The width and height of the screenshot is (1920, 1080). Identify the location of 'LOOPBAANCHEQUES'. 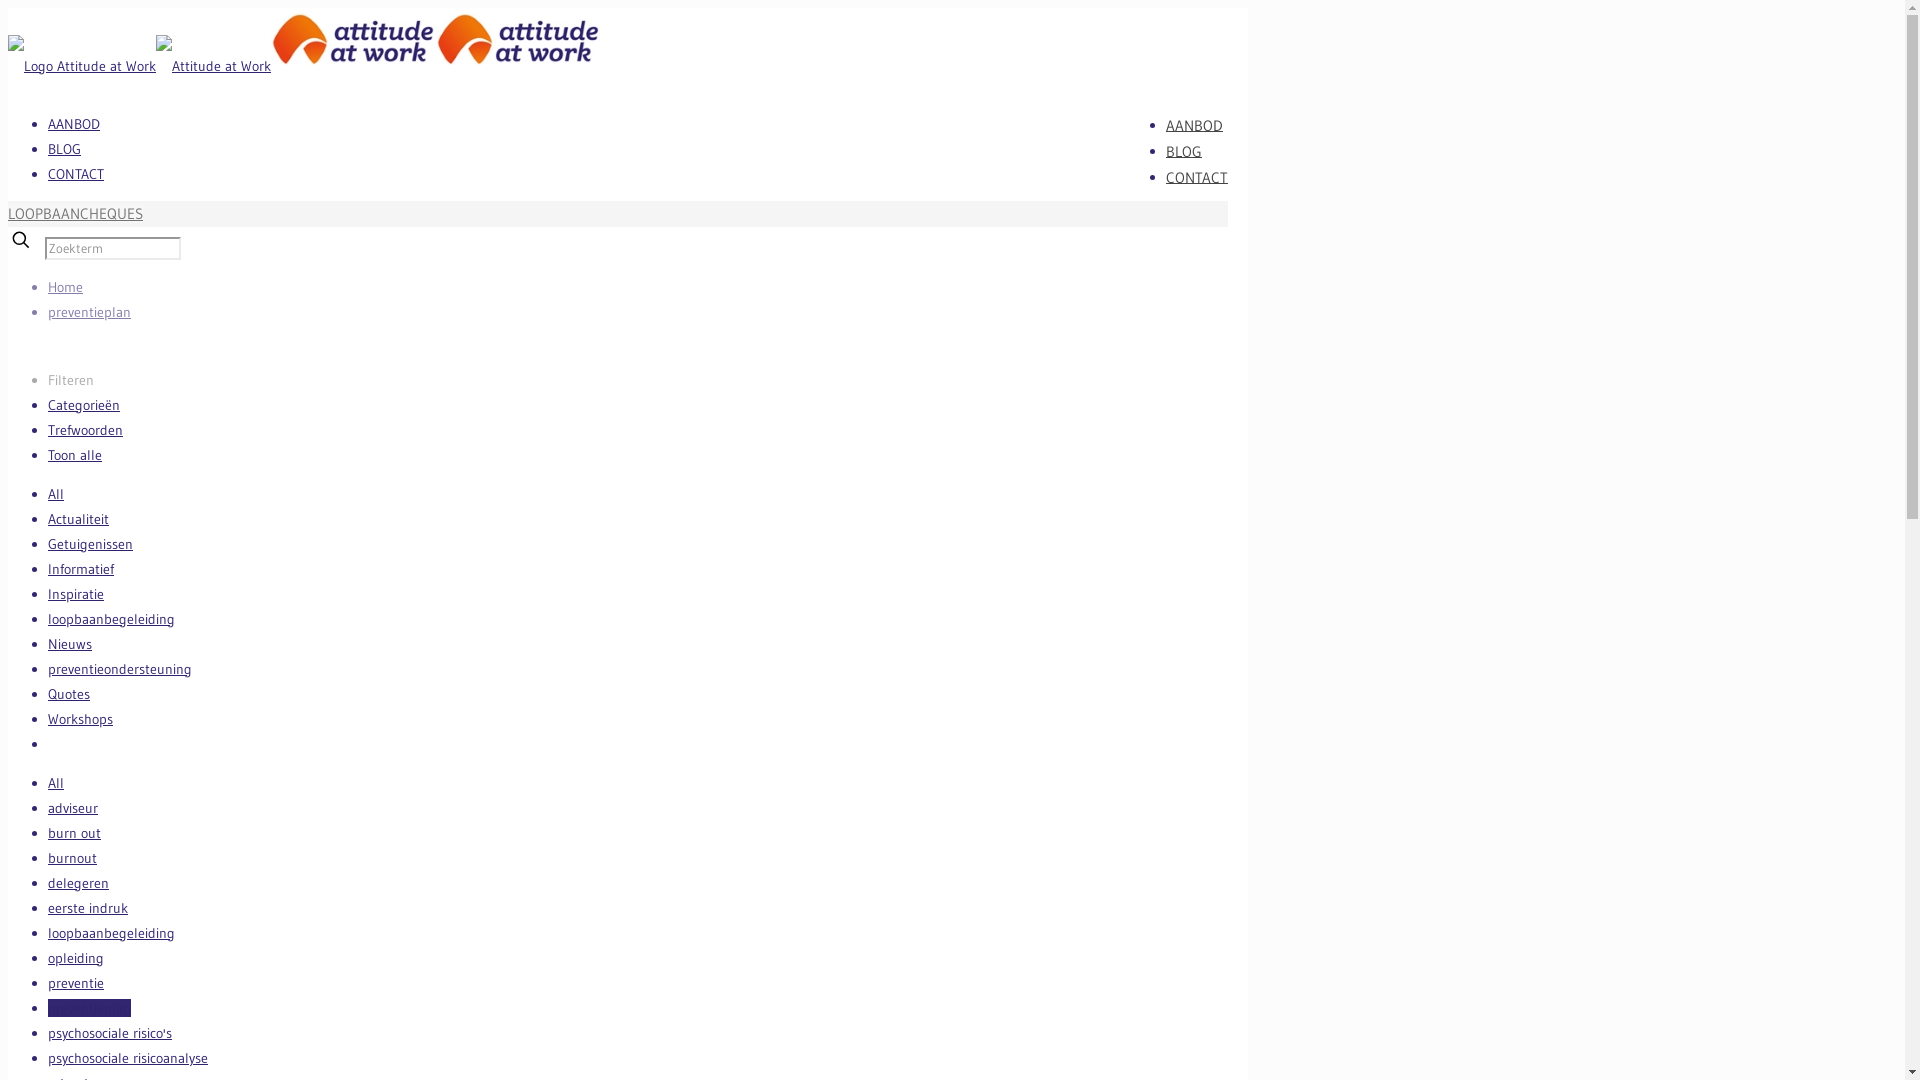
(75, 213).